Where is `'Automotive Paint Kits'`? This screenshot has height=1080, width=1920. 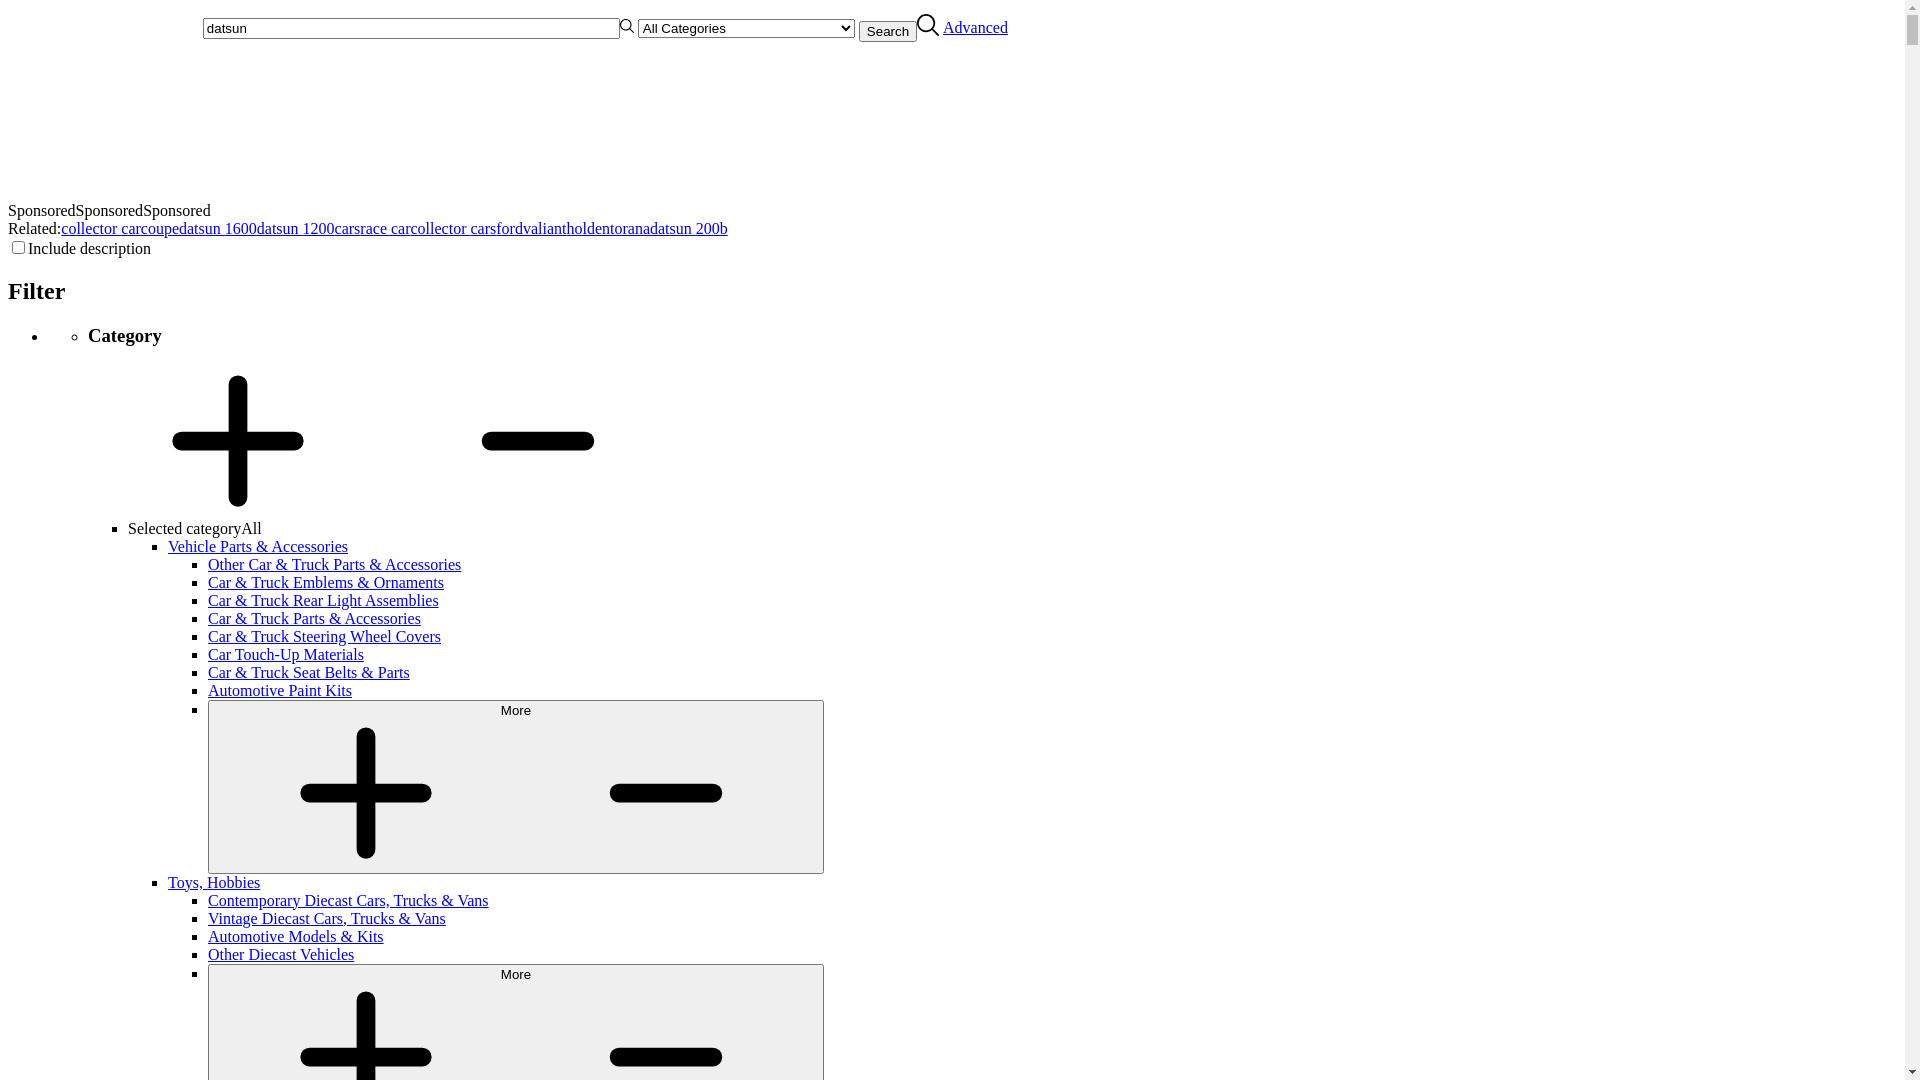 'Automotive Paint Kits' is located at coordinates (207, 689).